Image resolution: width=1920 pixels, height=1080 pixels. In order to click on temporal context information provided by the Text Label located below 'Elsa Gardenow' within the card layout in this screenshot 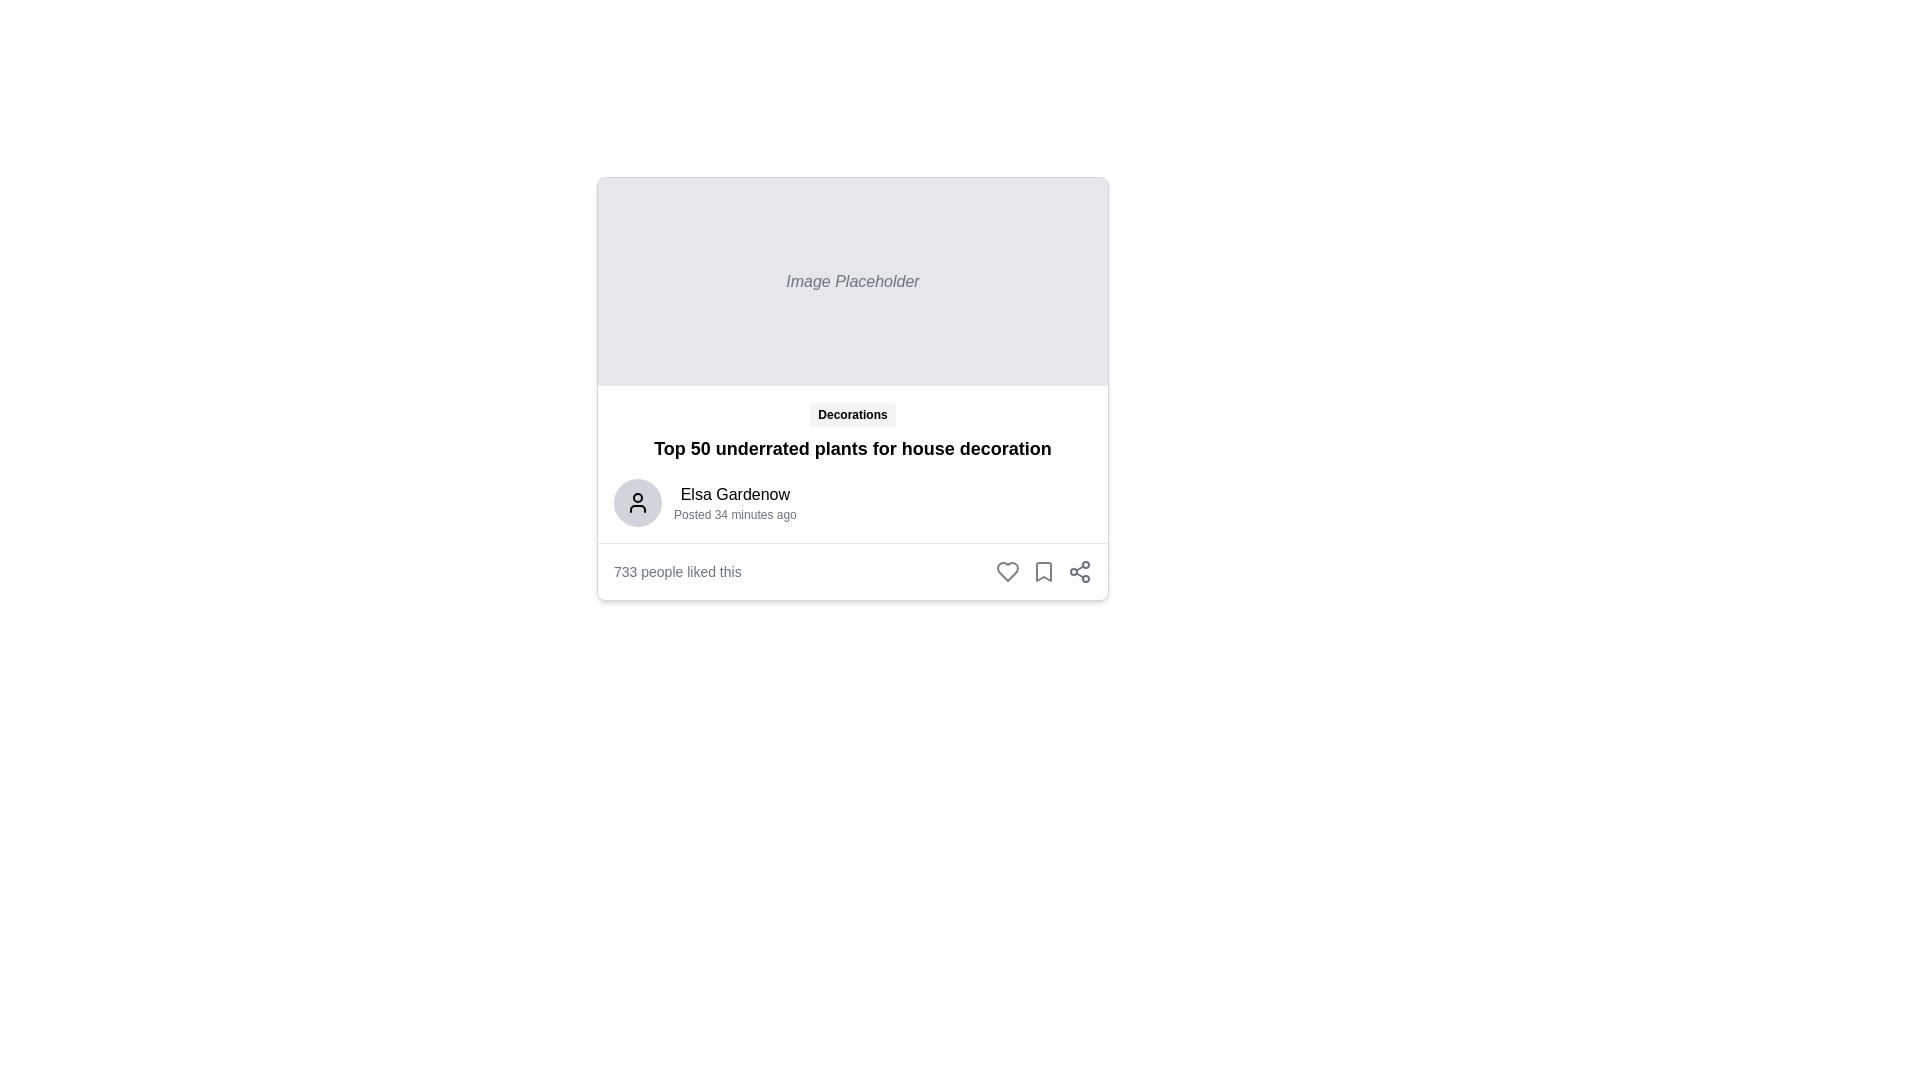, I will do `click(734, 514)`.